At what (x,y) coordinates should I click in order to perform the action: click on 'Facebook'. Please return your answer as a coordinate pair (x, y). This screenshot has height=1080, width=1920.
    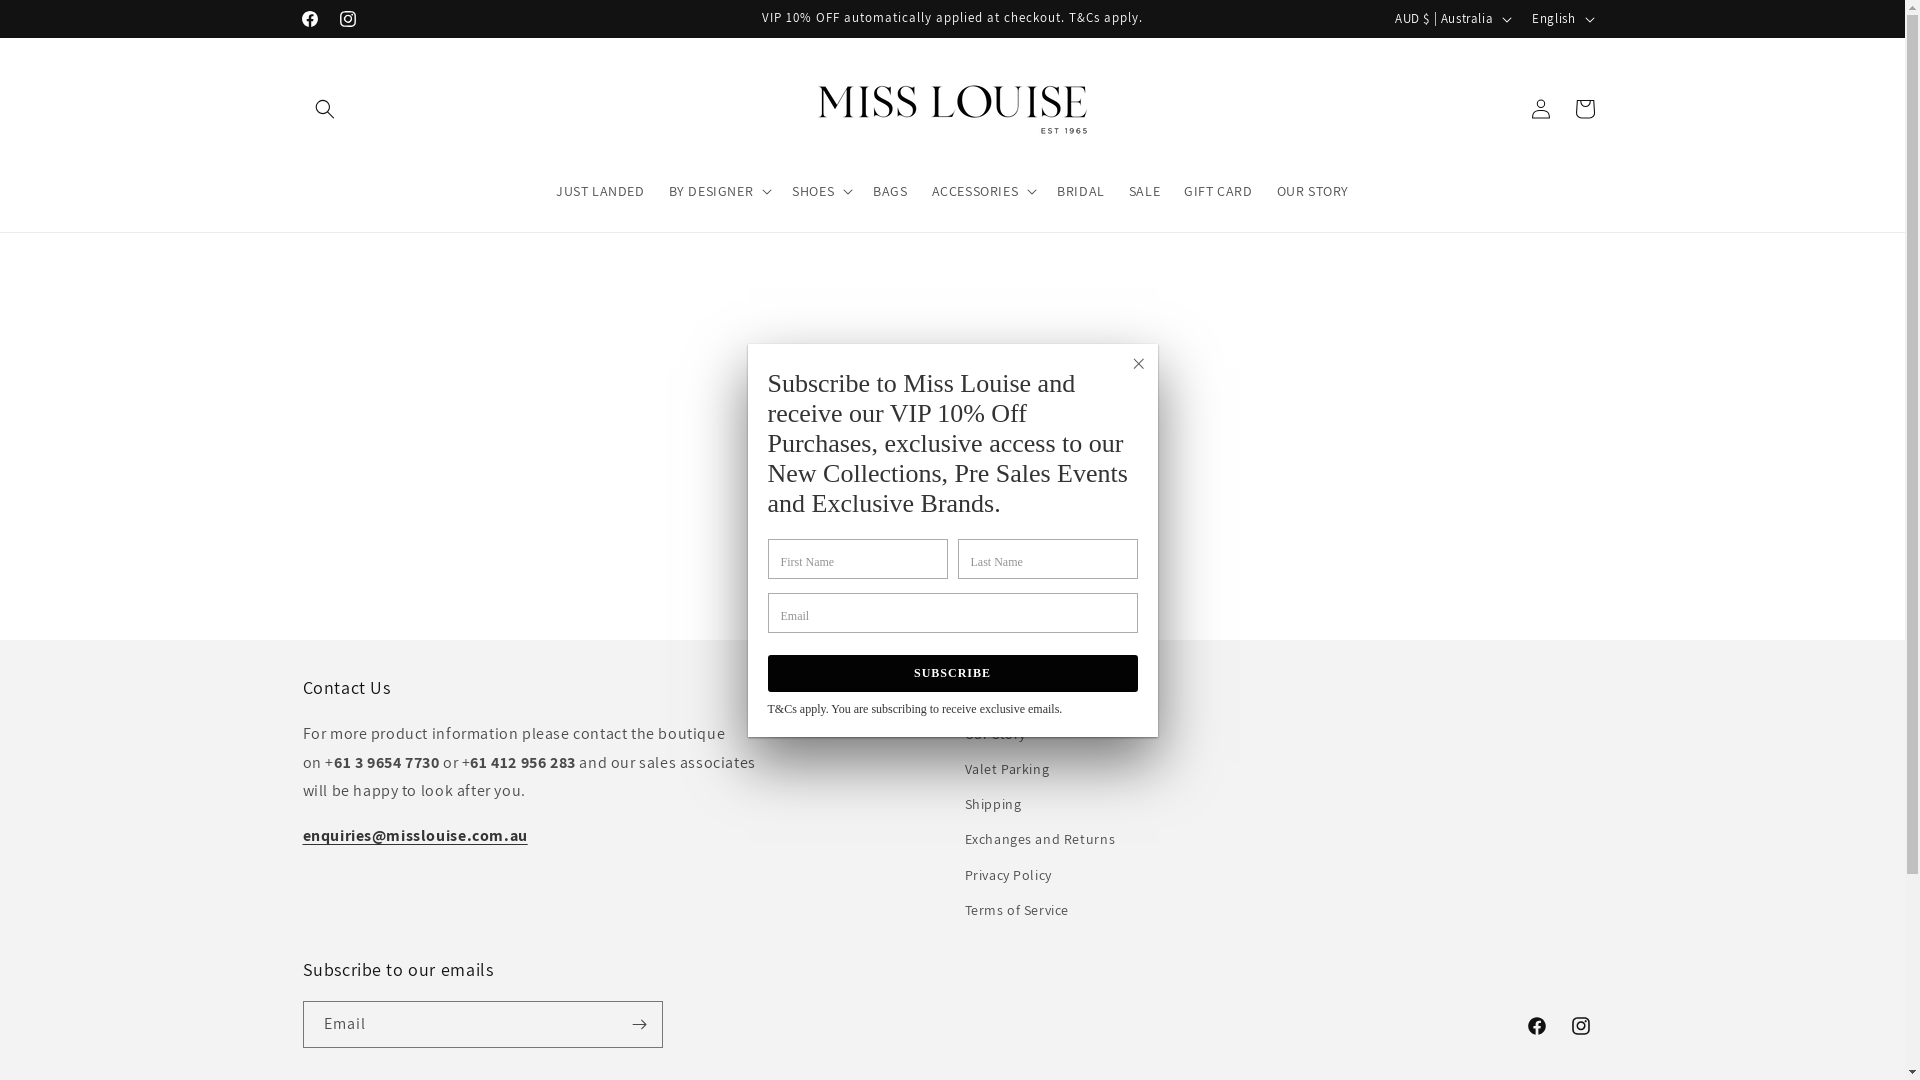
    Looking at the image, I should click on (307, 19).